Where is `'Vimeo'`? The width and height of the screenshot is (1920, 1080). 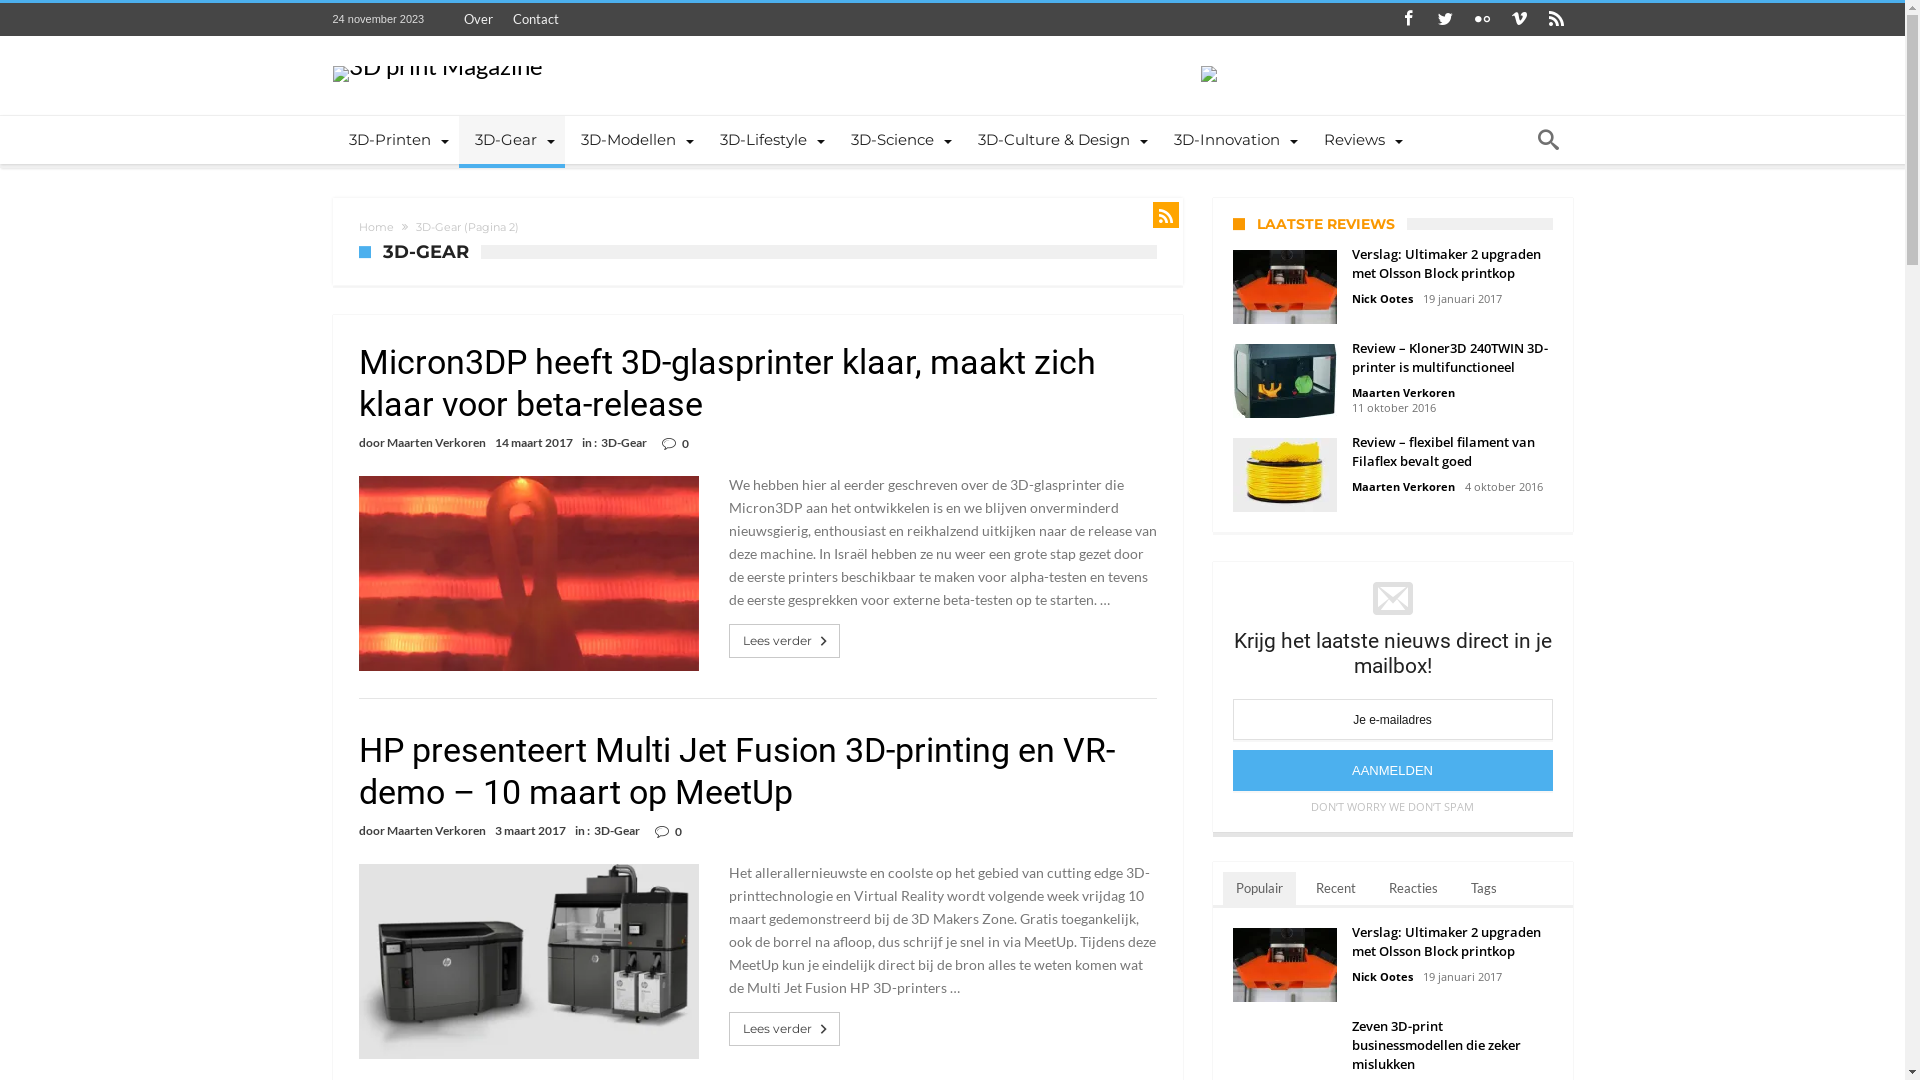
'Vimeo' is located at coordinates (1520, 19).